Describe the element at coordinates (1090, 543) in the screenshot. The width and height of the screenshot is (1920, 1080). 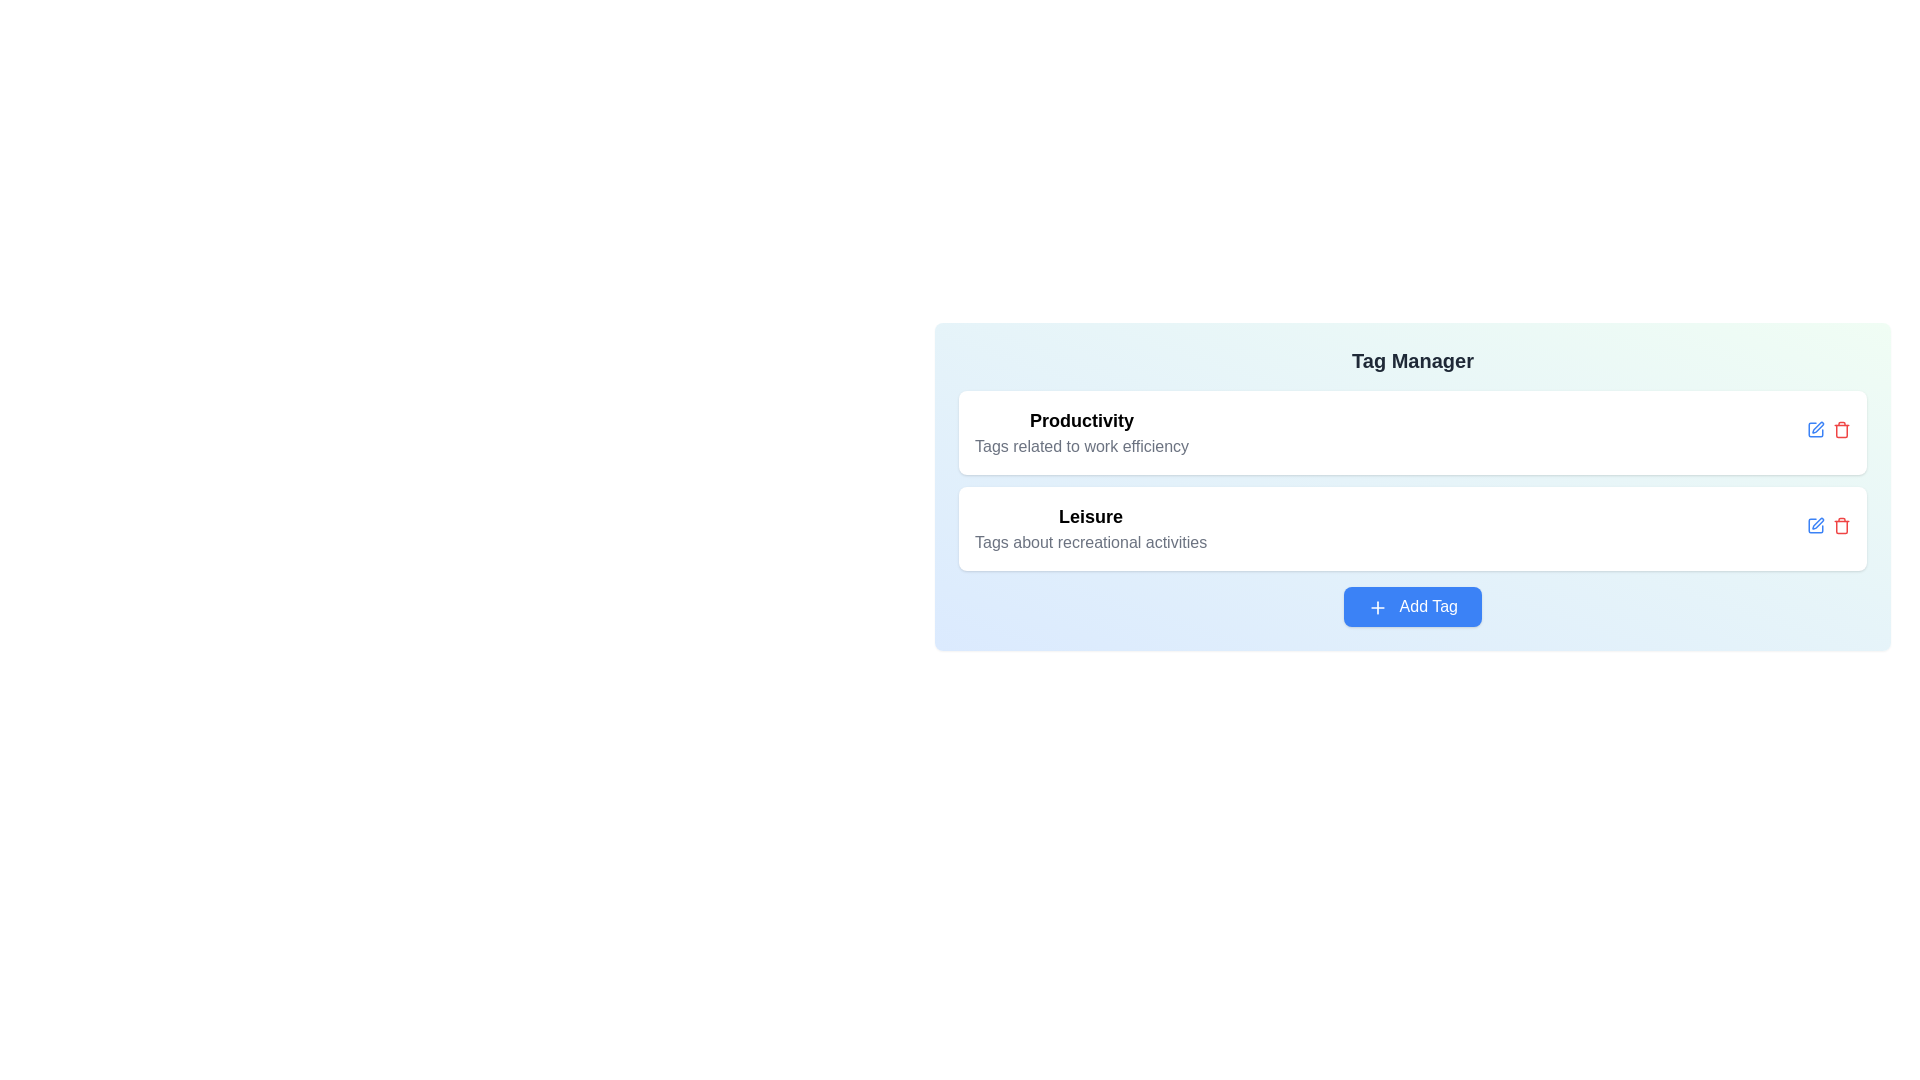
I see `text 'Tags about recreational activities', which is styled in a small, light gray font and located below the bold header 'Leisure'` at that location.